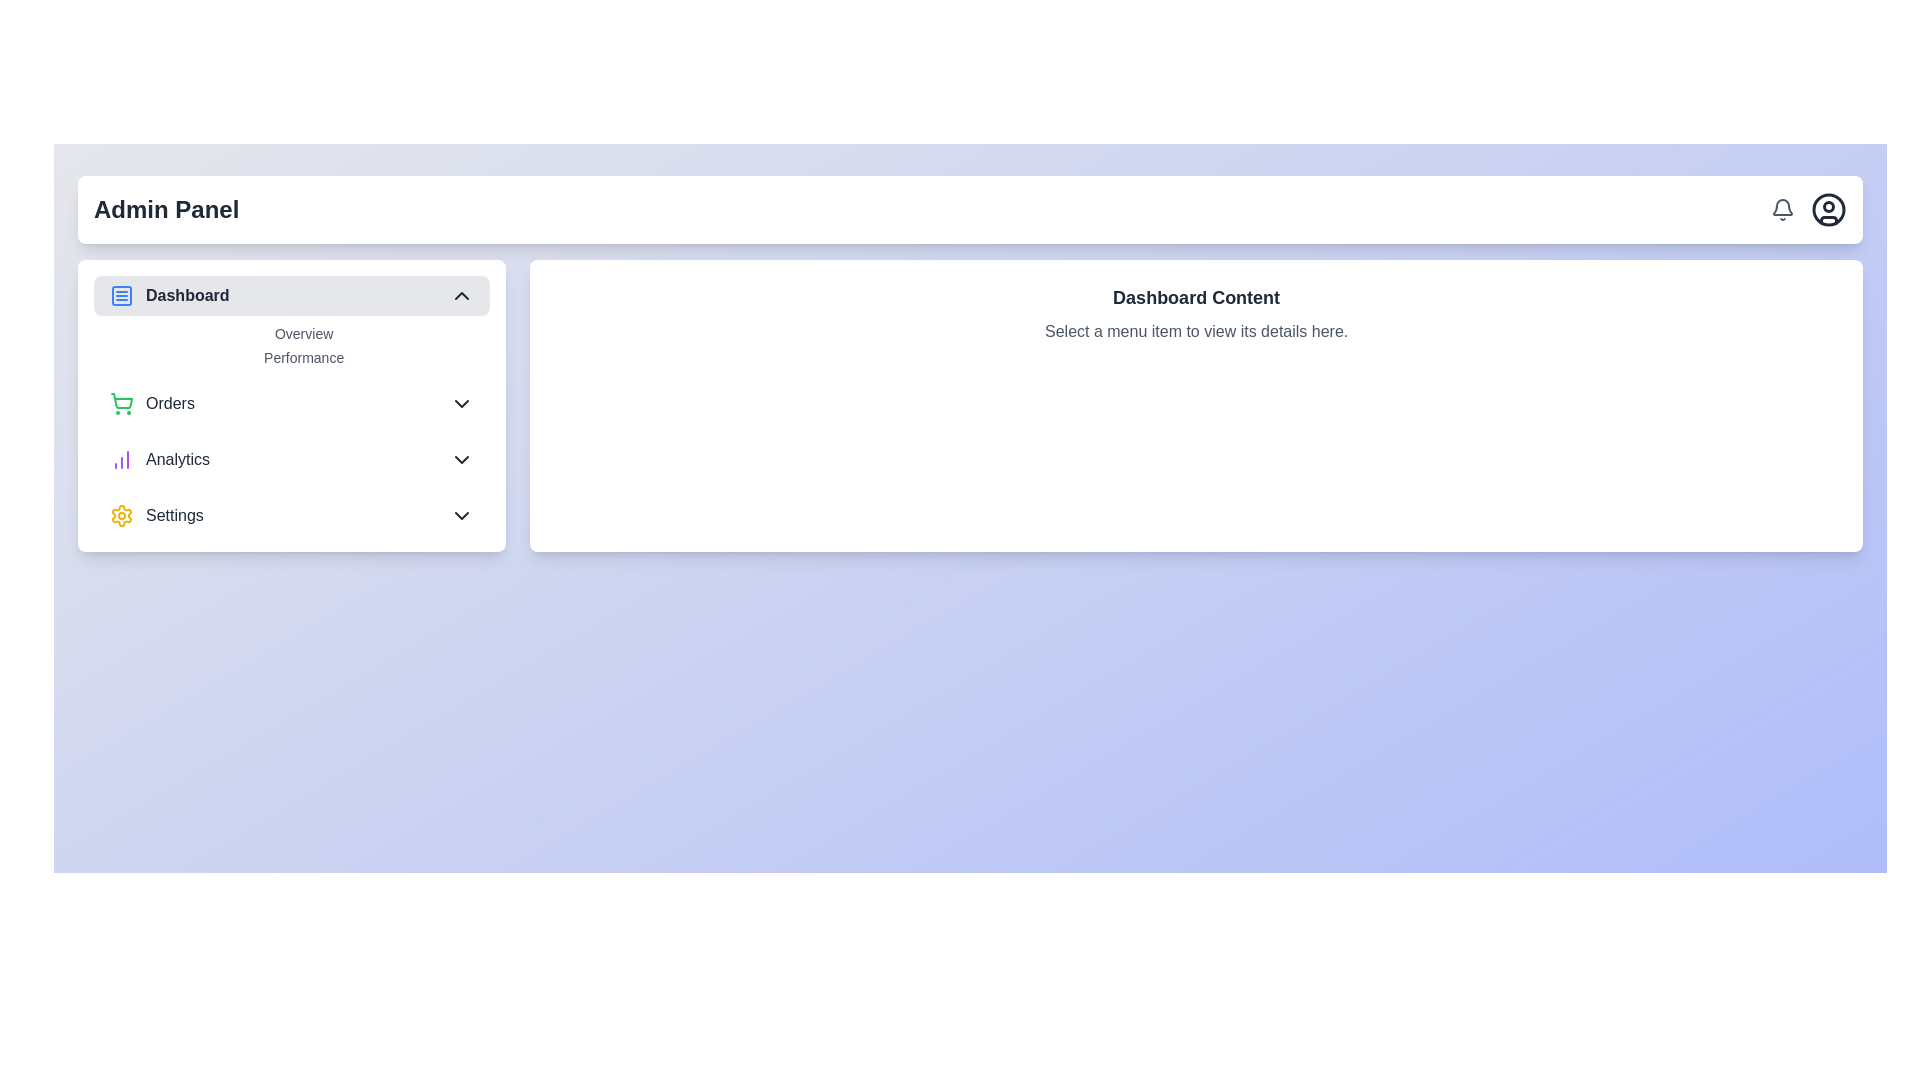  I want to click on the 'Orders' menu item in the left-side menu under the 'Dashboard' section, so click(170, 404).